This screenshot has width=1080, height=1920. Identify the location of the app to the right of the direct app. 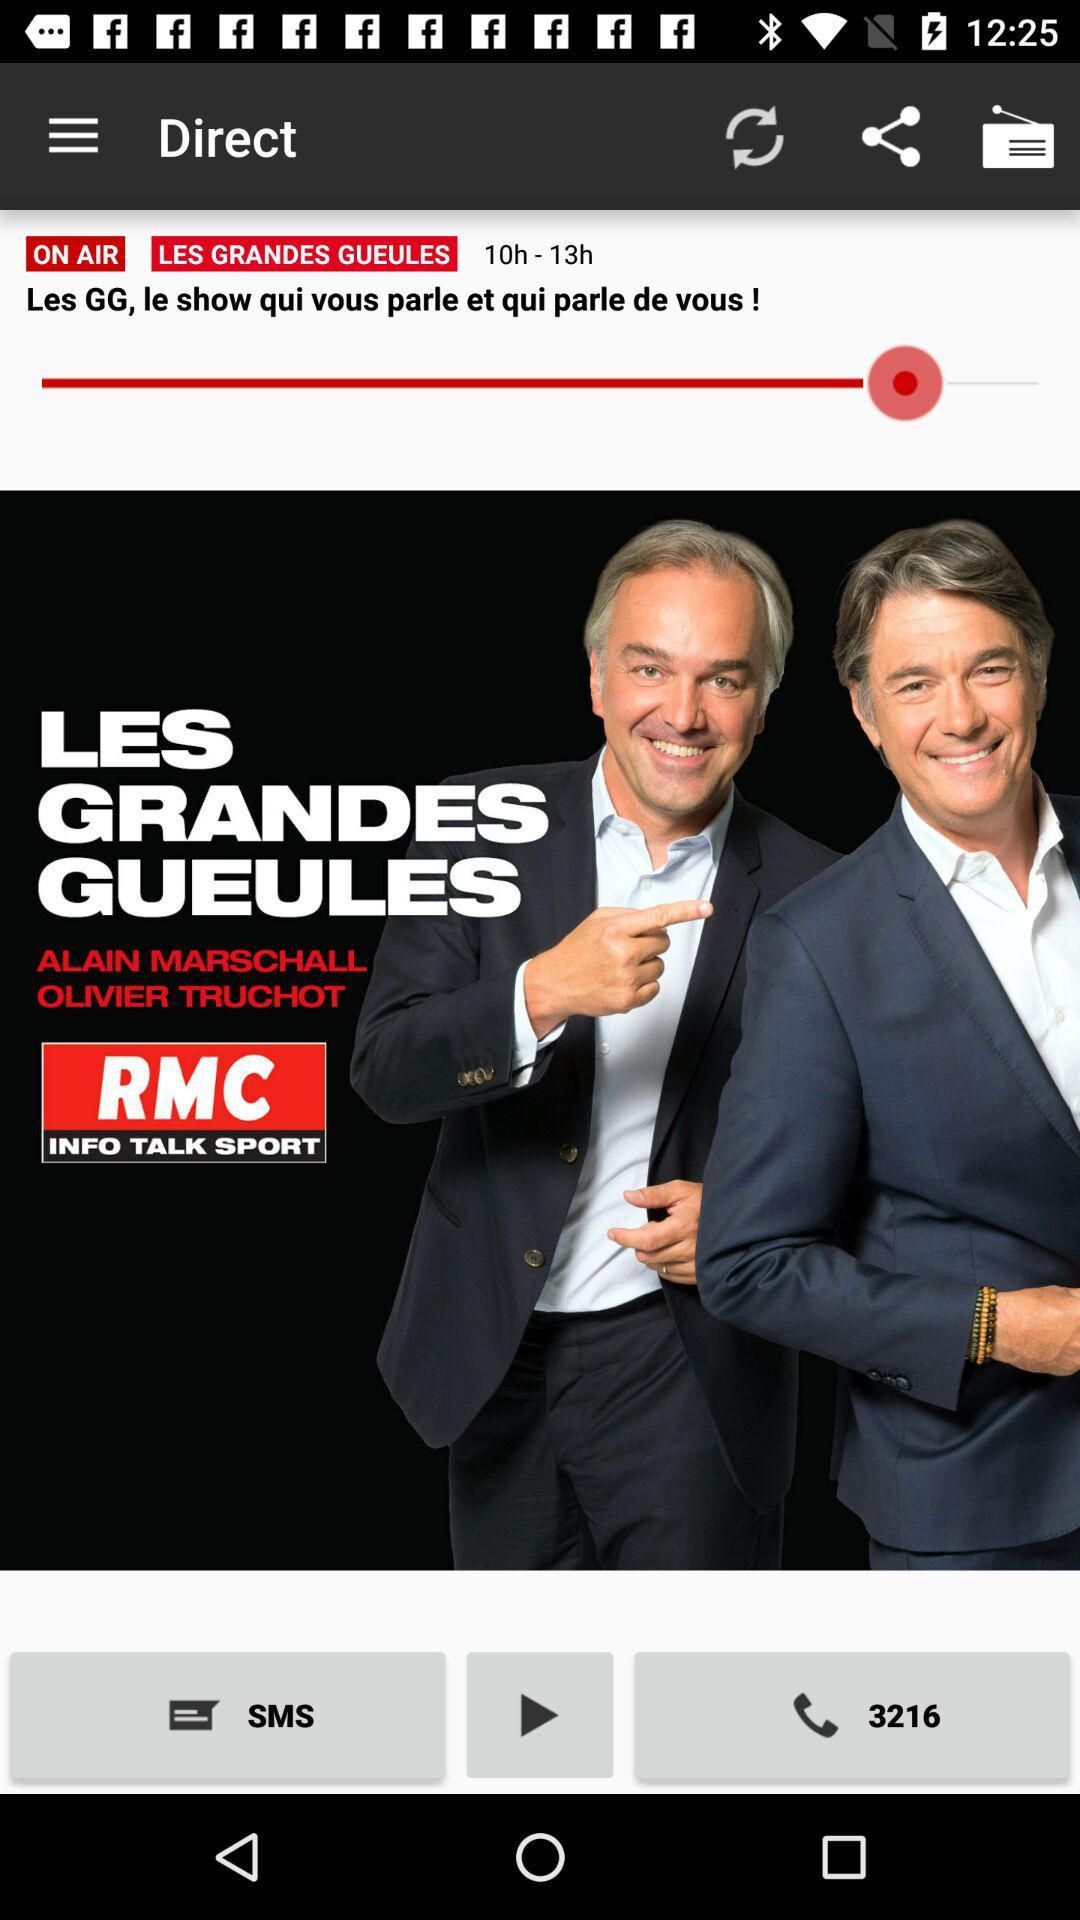
(754, 135).